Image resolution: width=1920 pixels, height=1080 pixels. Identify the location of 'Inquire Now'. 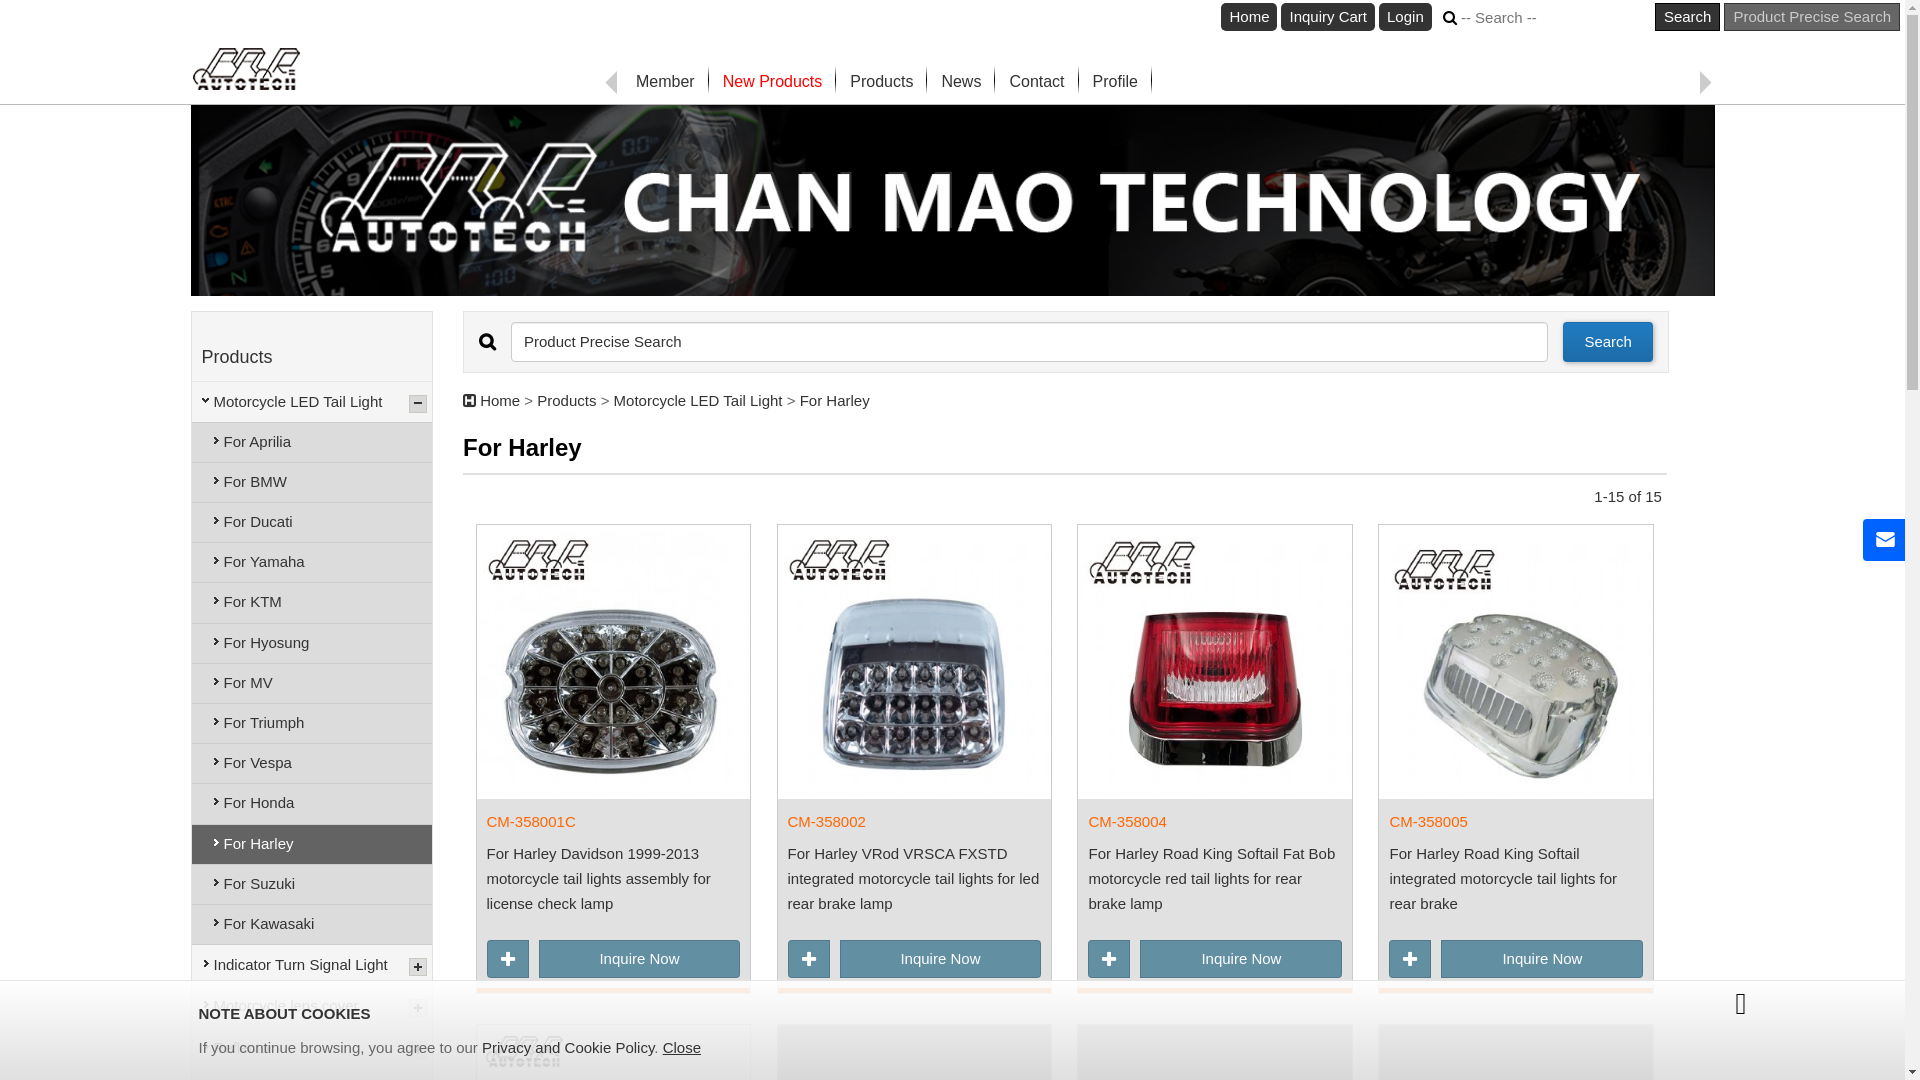
(1140, 958).